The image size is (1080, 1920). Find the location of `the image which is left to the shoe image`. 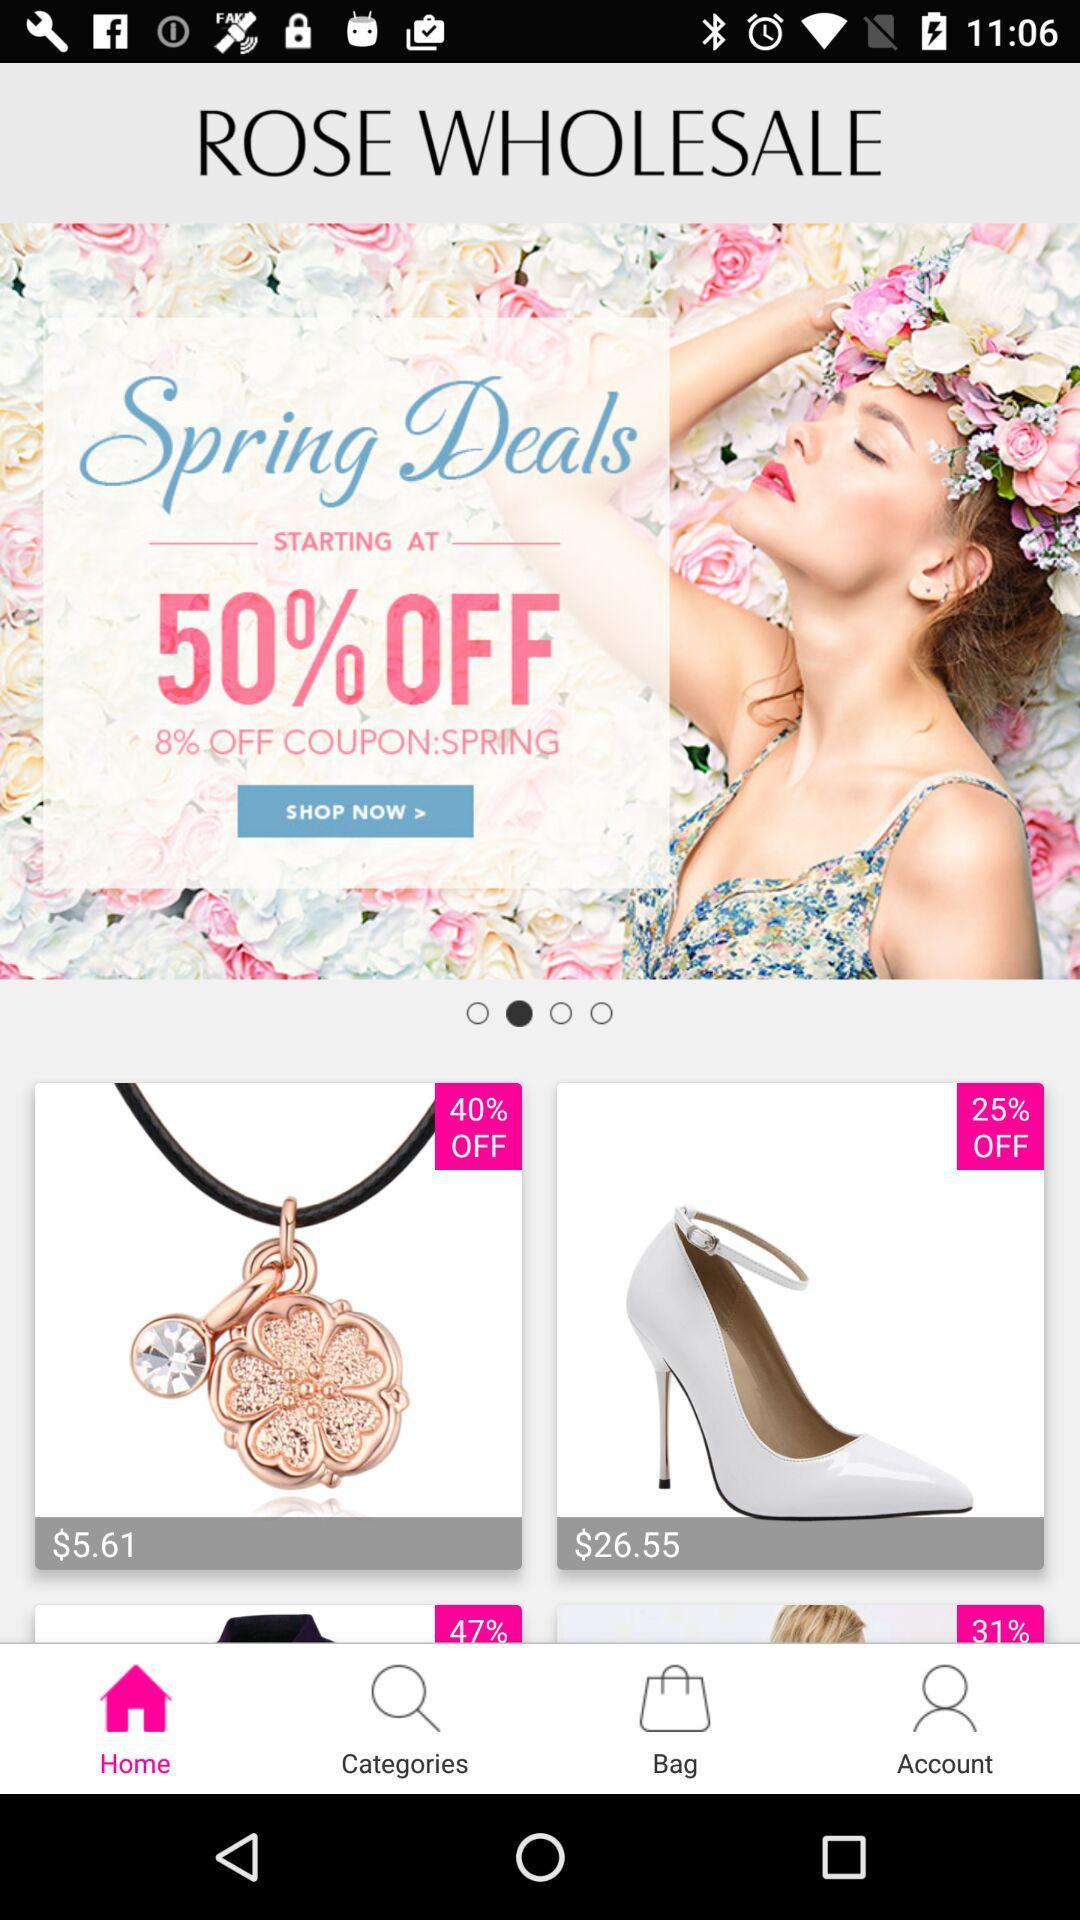

the image which is left to the shoe image is located at coordinates (278, 1326).